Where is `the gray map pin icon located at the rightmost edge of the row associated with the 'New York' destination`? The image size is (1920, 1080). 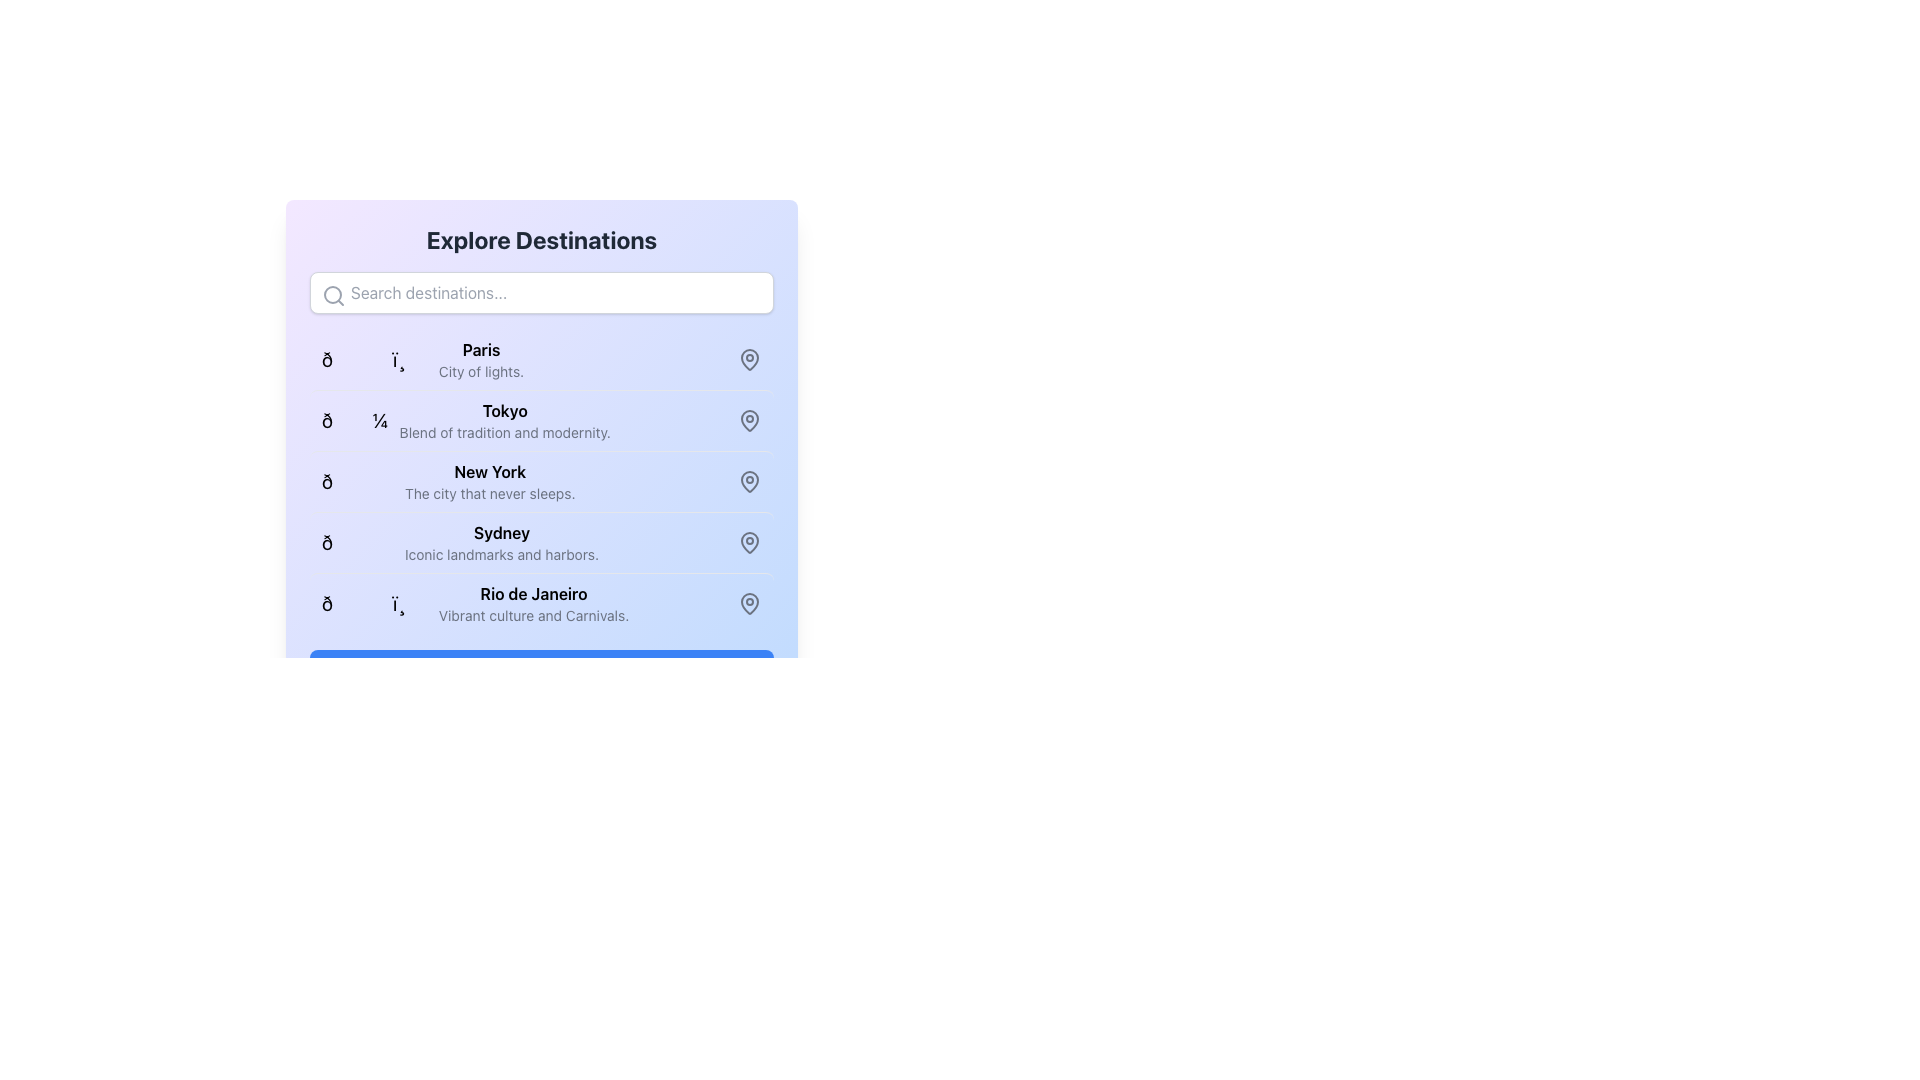
the gray map pin icon located at the rightmost edge of the row associated with the 'New York' destination is located at coordinates (748, 482).